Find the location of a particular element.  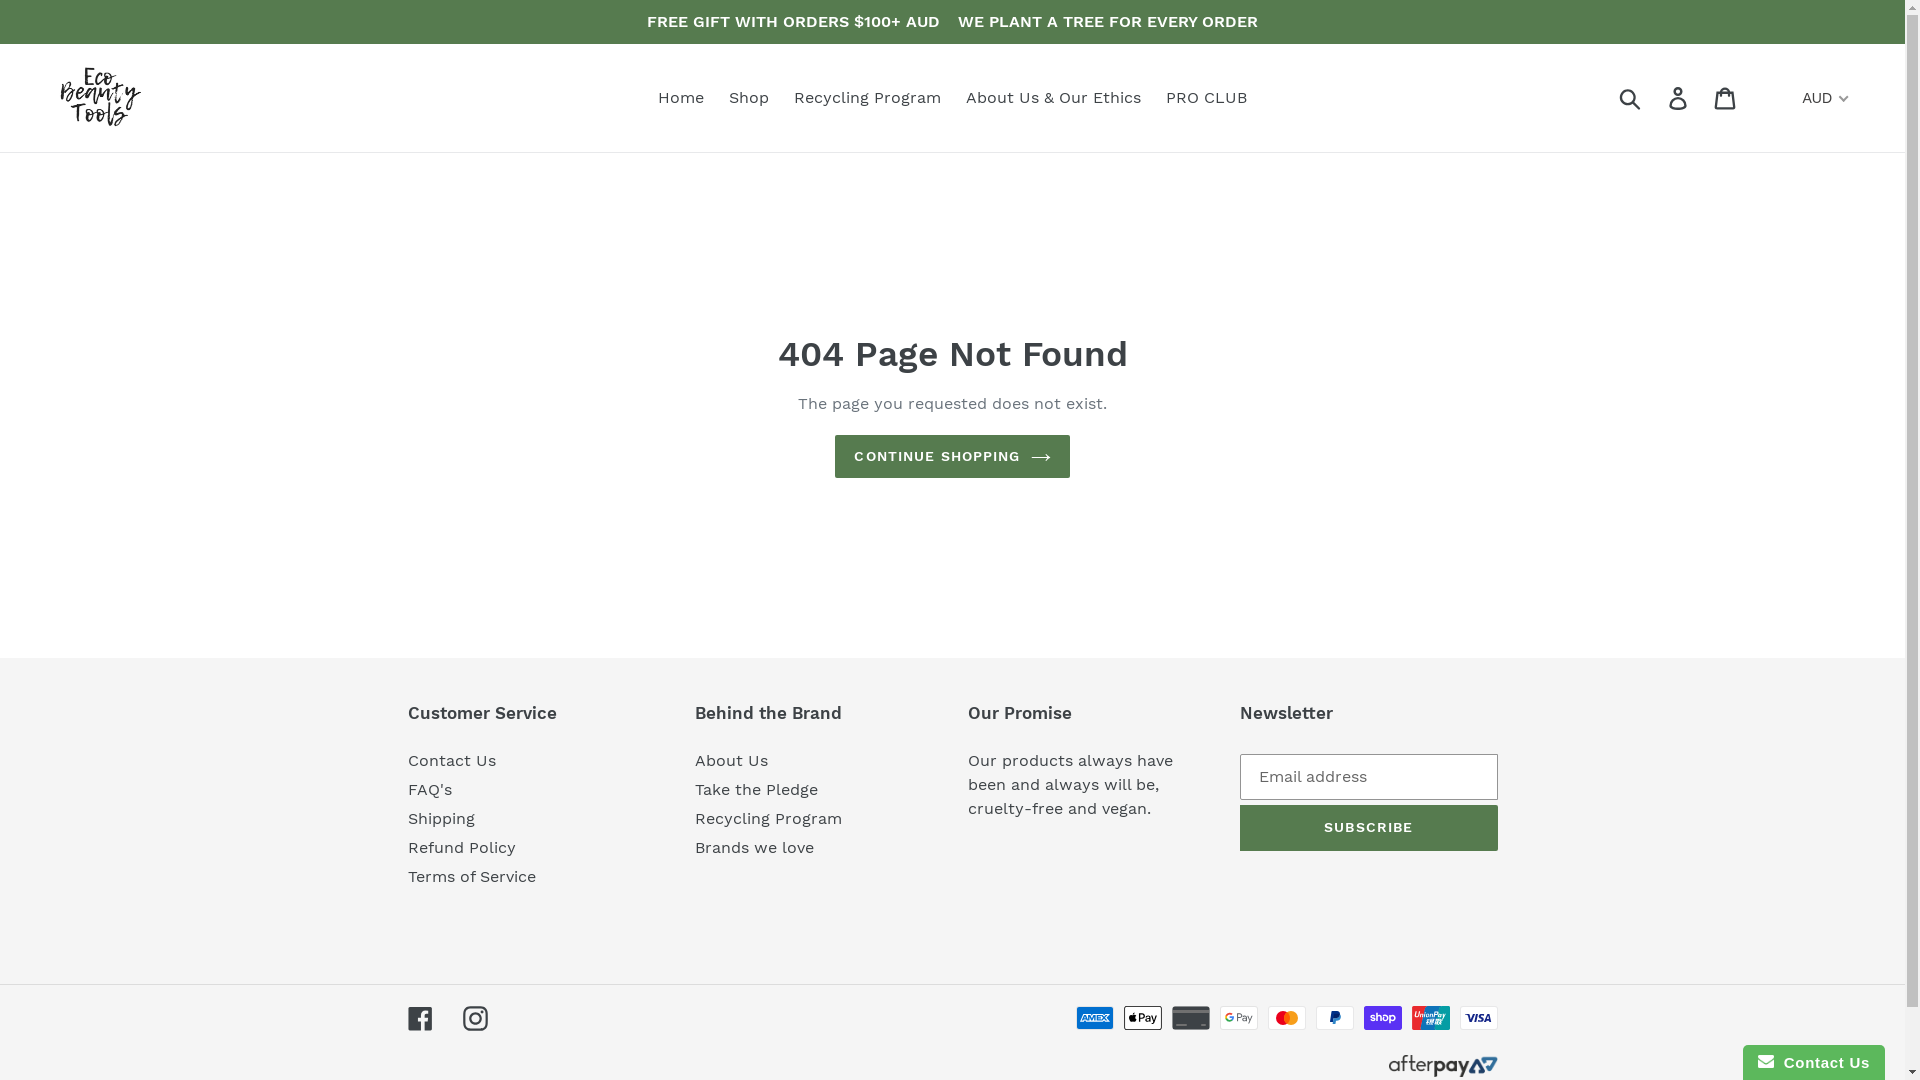

'Log in' is located at coordinates (1679, 98).